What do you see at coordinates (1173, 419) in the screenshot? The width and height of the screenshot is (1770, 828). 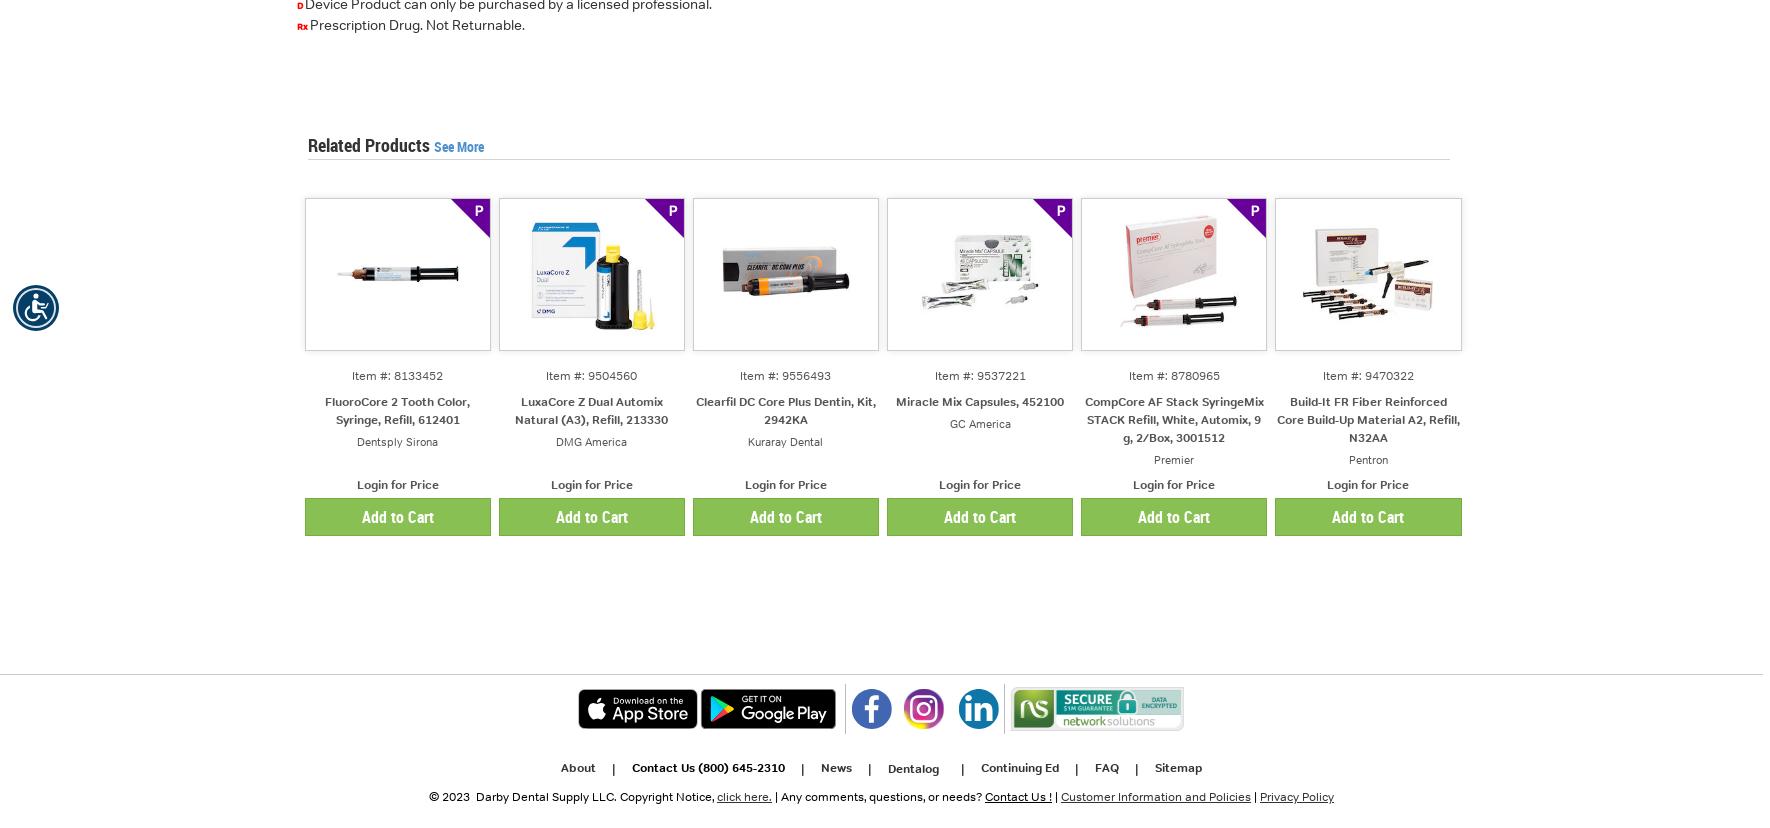 I see `'CompCore AF Stack  SyringeMix STACK Refill, White, Automix, 9 g, 2/Box, 3001512'` at bounding box center [1173, 419].